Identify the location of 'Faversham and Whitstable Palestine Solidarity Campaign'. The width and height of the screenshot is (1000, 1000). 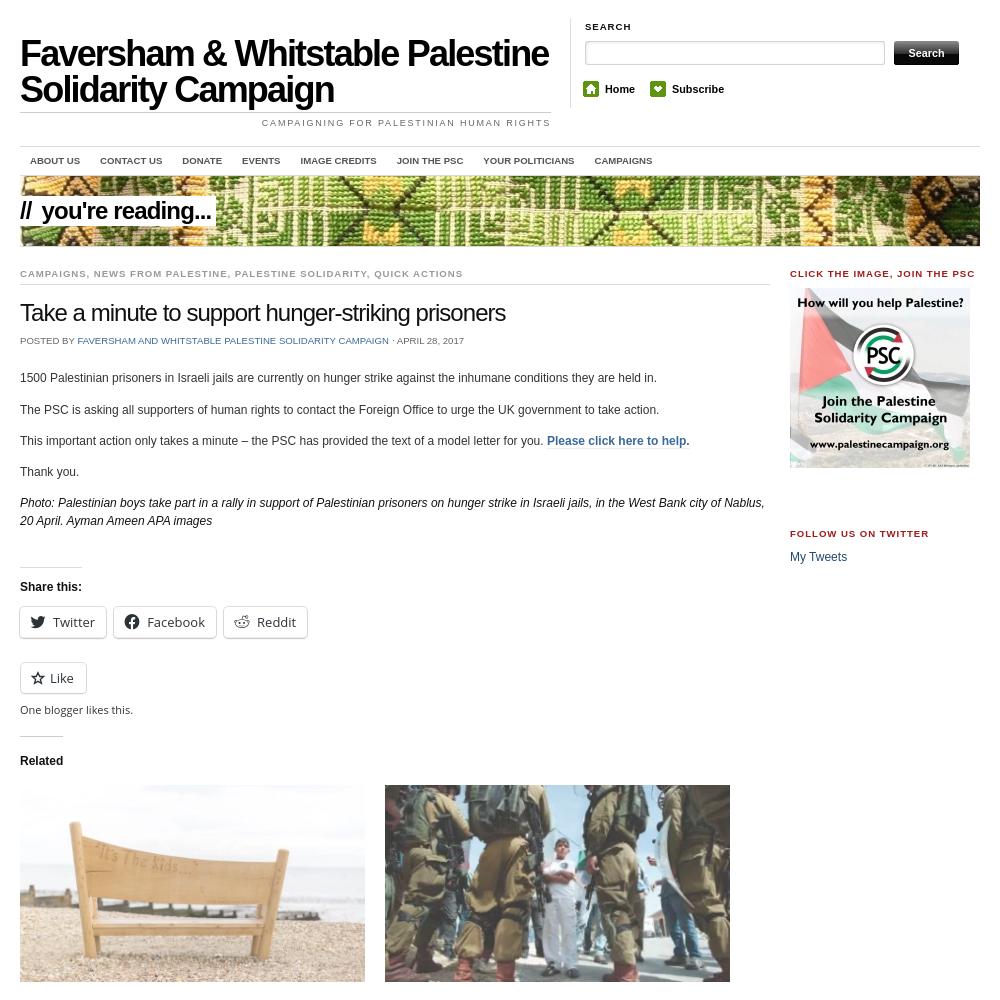
(231, 338).